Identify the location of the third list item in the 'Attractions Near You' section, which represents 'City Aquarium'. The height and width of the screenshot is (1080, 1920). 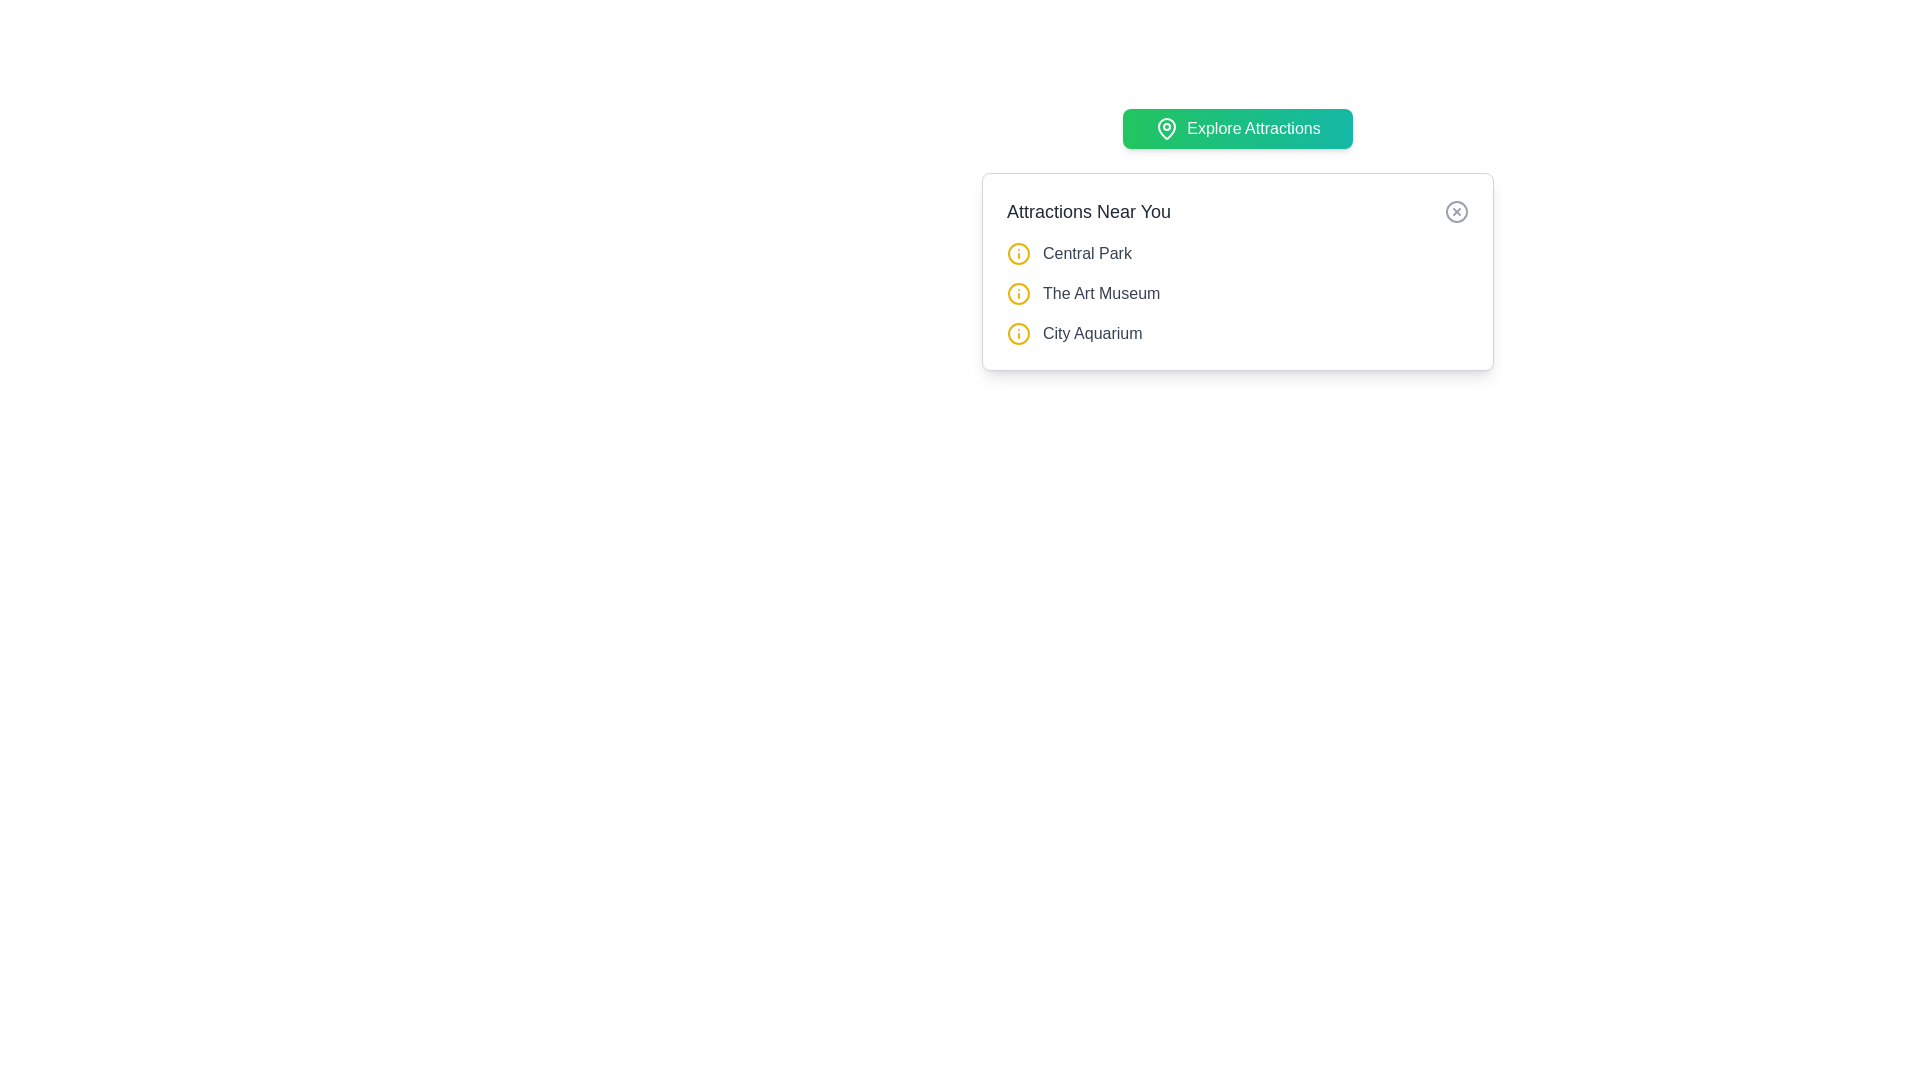
(1237, 333).